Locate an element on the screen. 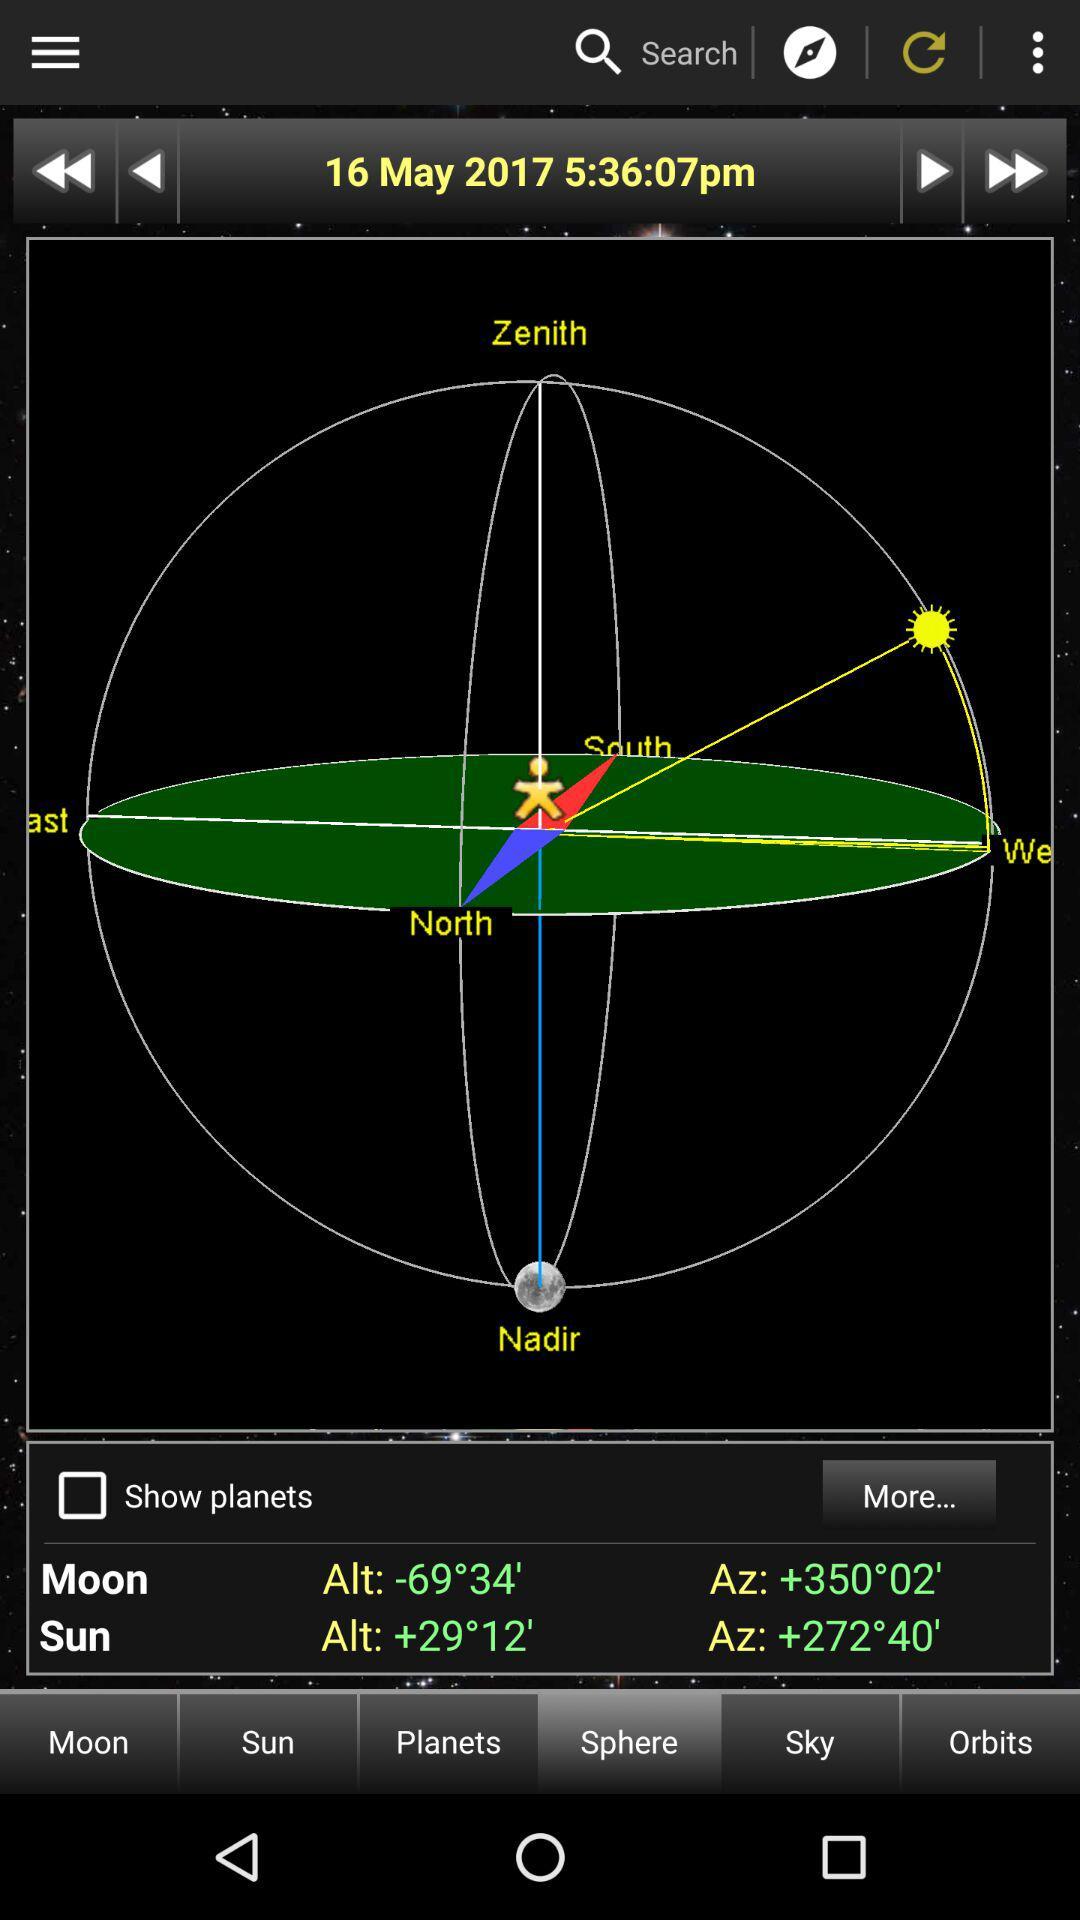 This screenshot has height=1920, width=1080. refresh is located at coordinates (924, 52).